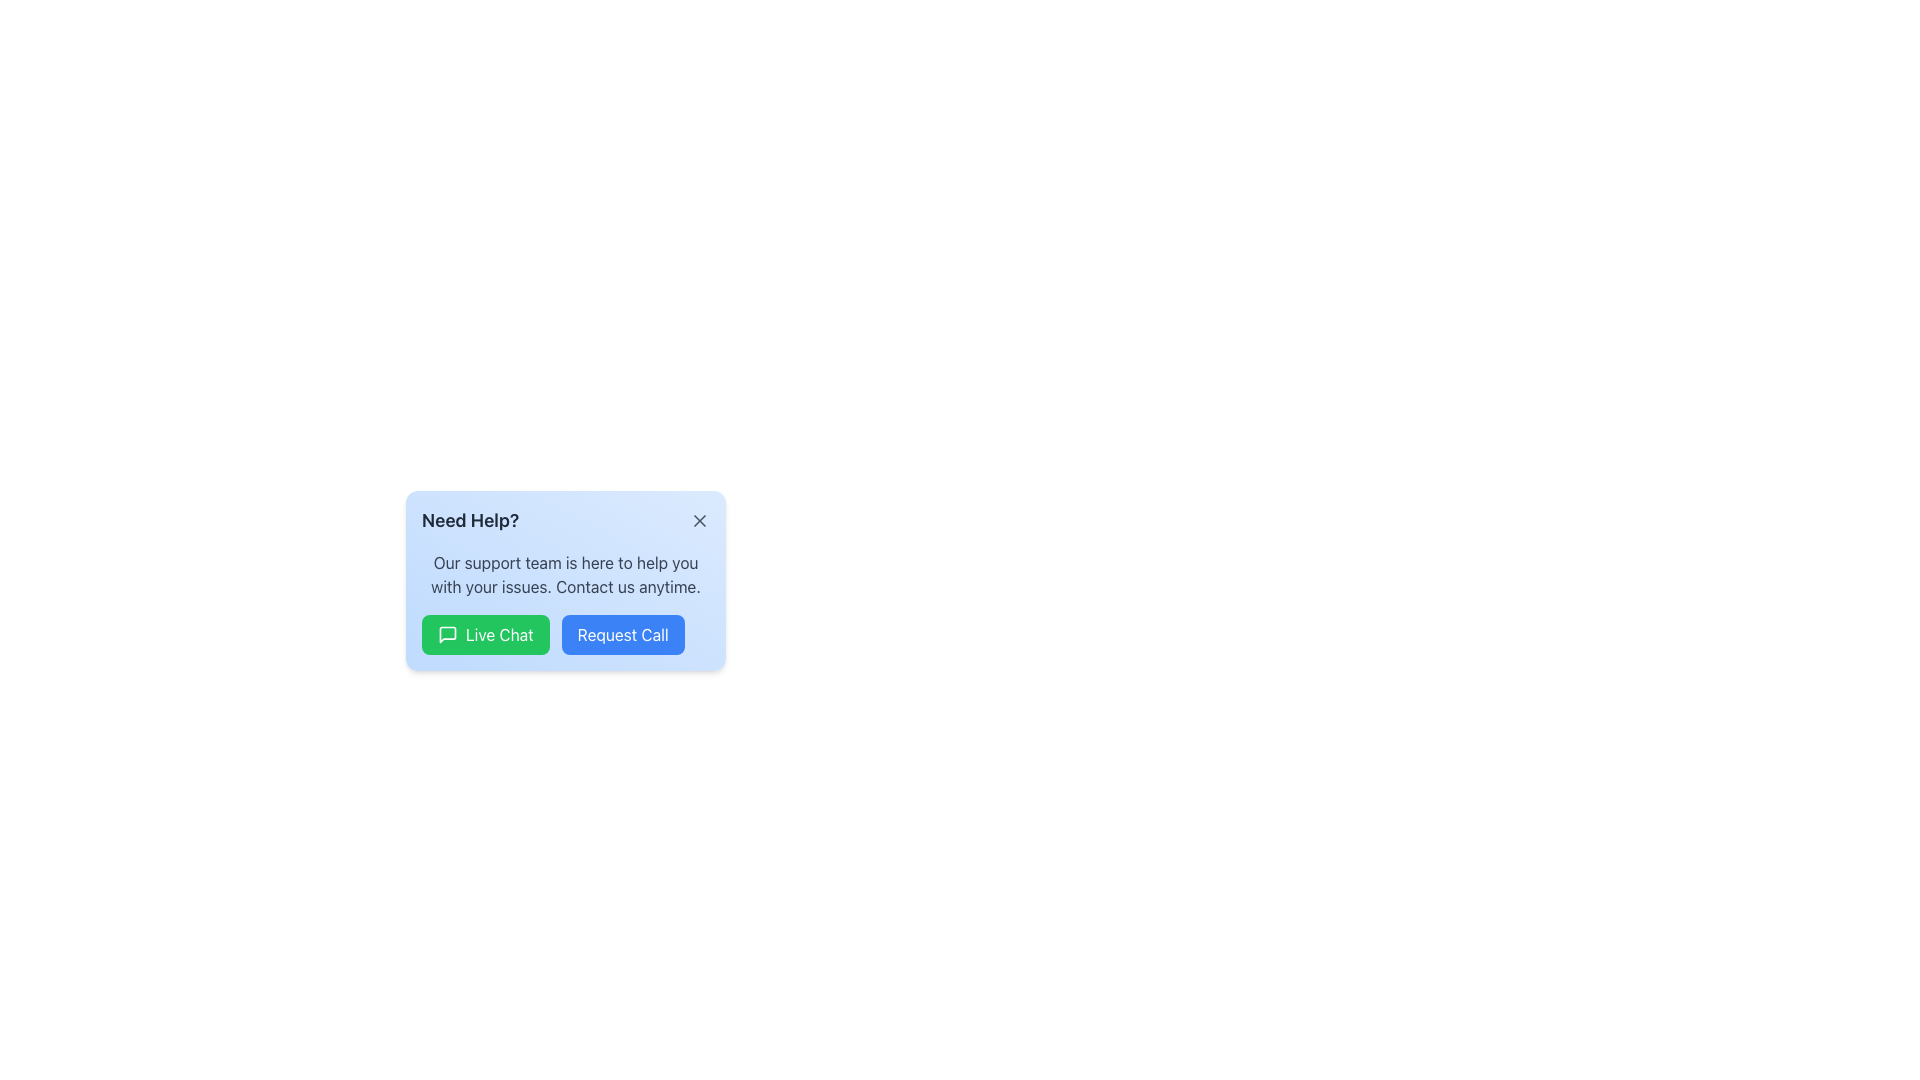  Describe the element at coordinates (565, 574) in the screenshot. I see `the informational text block located in the dialog box under the heading 'Need Help?', positioned above the 'Live Chat' and 'Request Call' buttons` at that location.